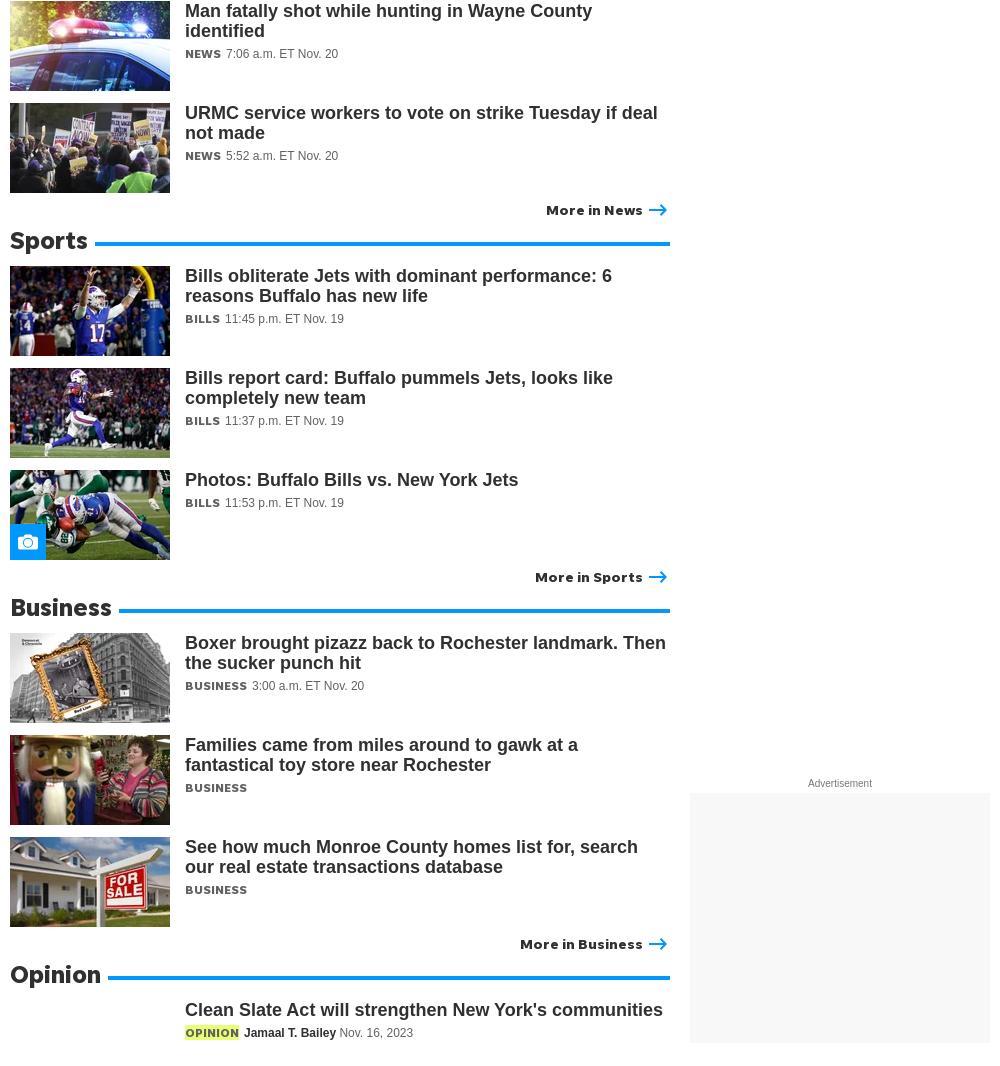 The image size is (1000, 1066). I want to click on 'Bills obliterate Jets with dominant performance: 6 reasons Buffalo has new life', so click(398, 286).